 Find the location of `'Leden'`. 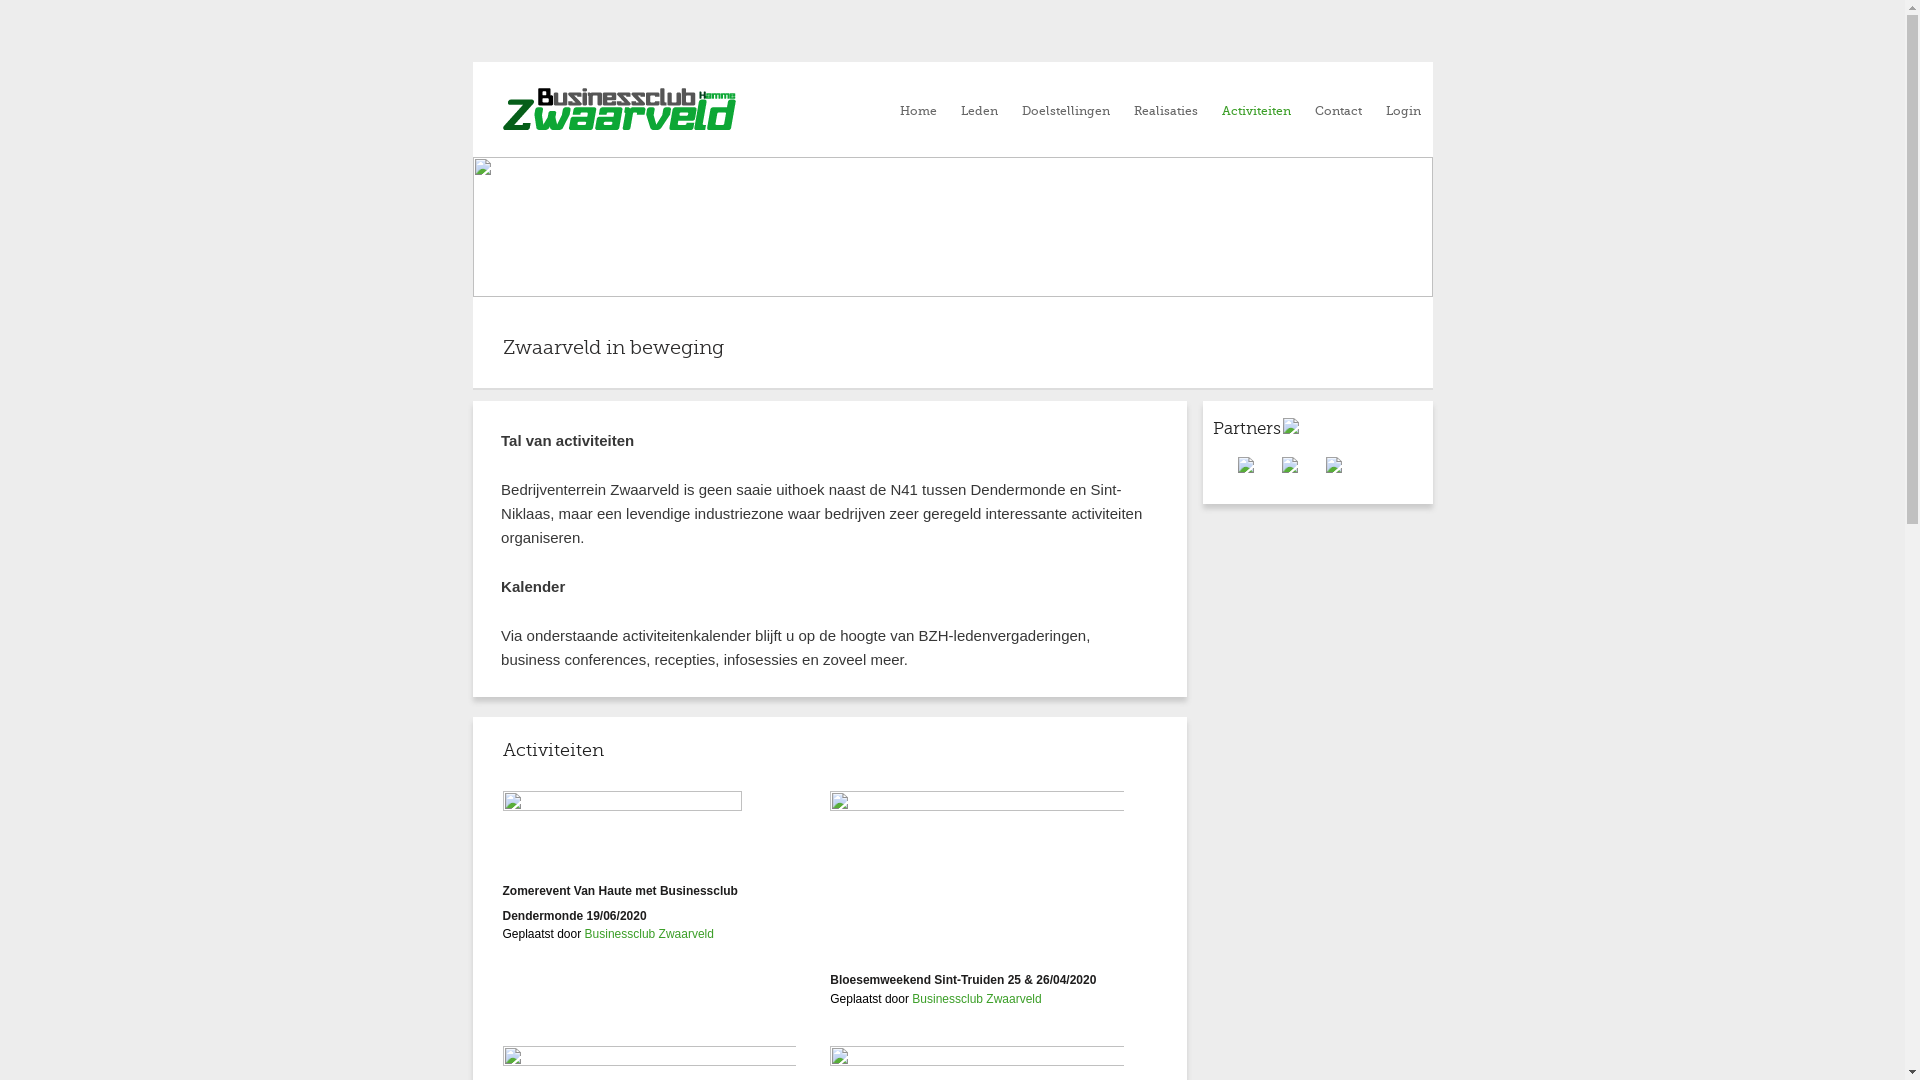

'Leden' is located at coordinates (978, 111).